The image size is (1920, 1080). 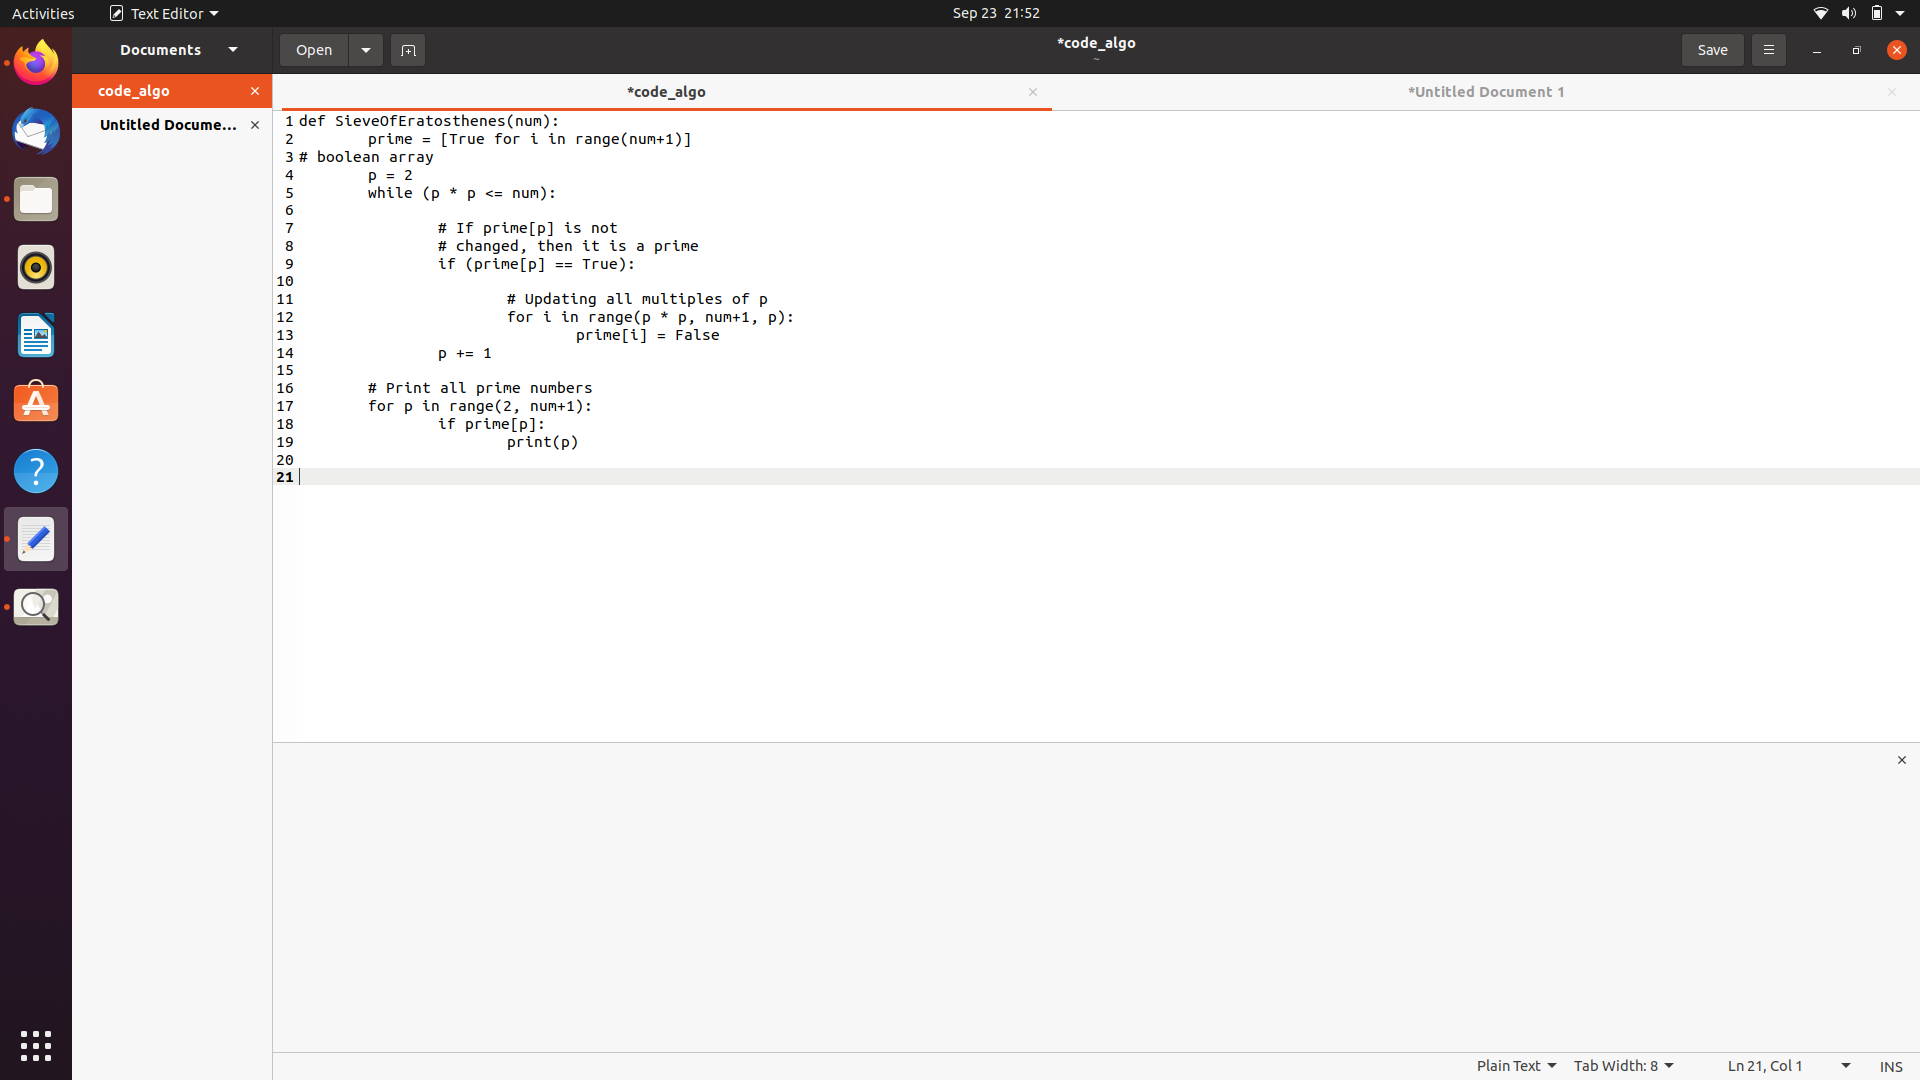 What do you see at coordinates (366, 48) in the screenshot?
I see `the options for the open document button` at bounding box center [366, 48].